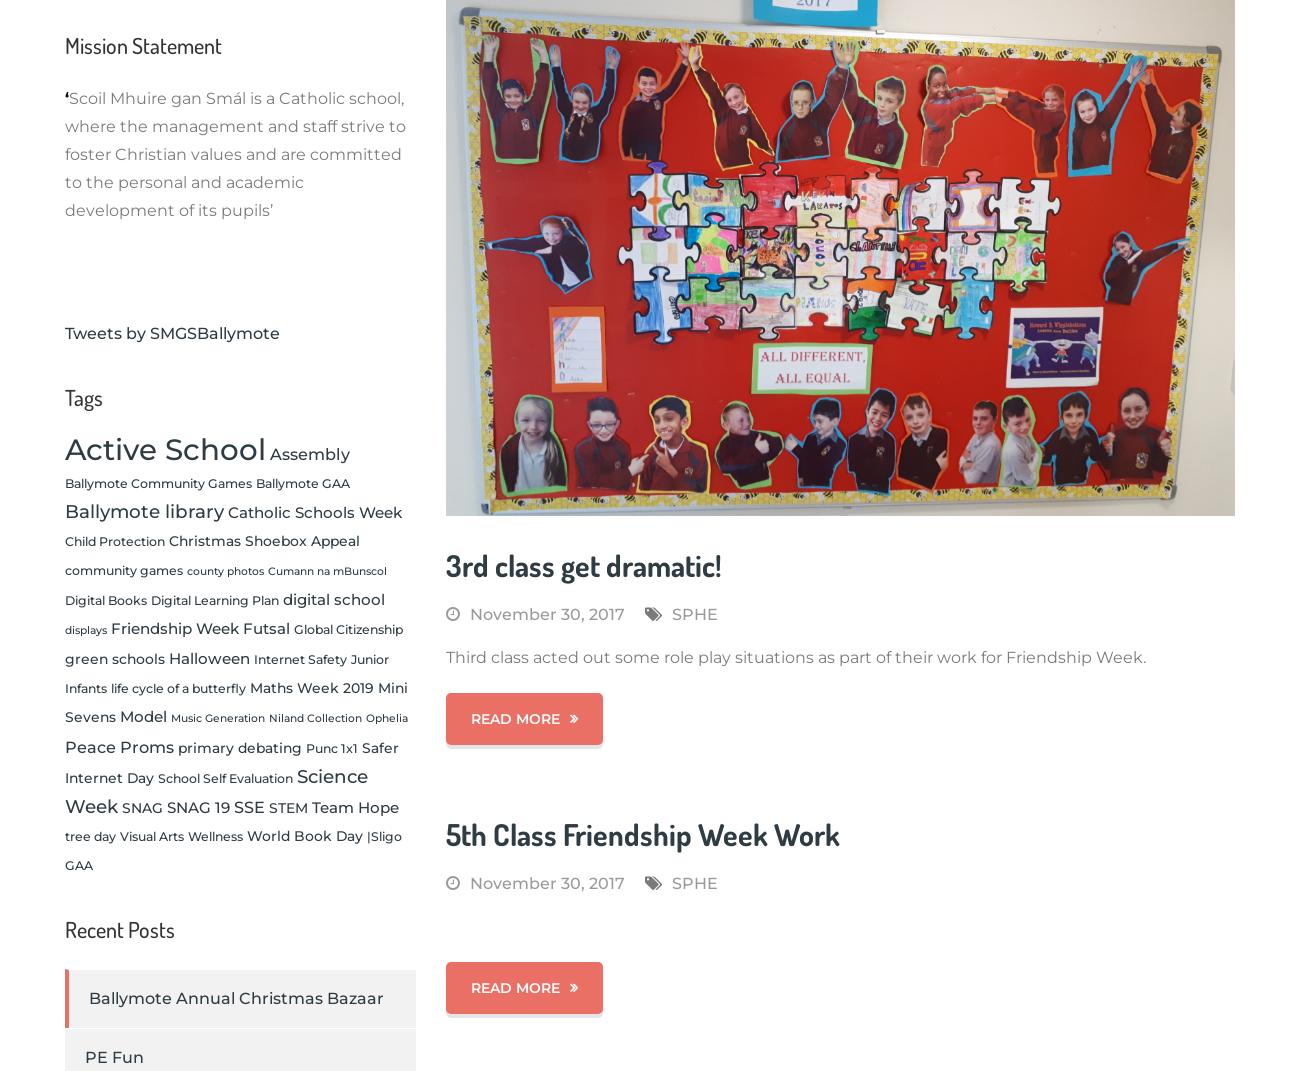 This screenshot has width=1300, height=1071. I want to click on 'Child Protection', so click(114, 541).